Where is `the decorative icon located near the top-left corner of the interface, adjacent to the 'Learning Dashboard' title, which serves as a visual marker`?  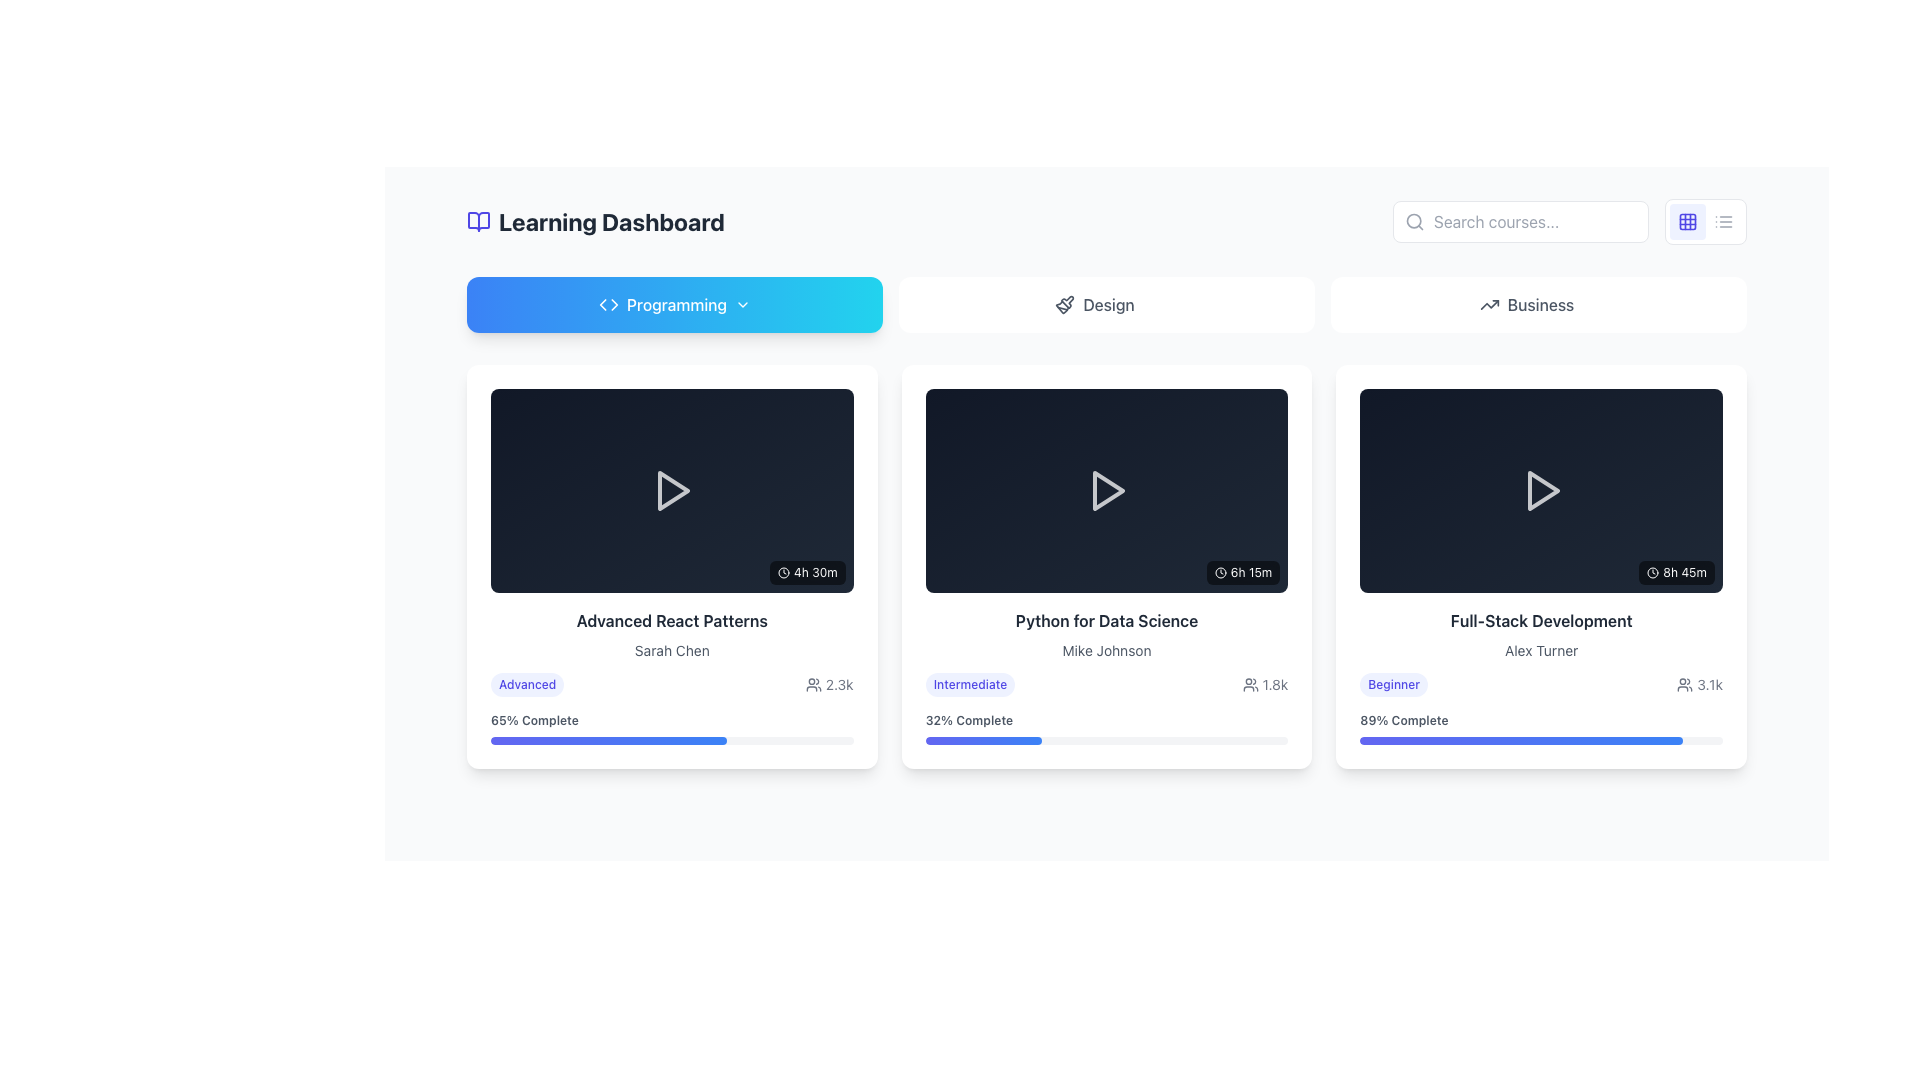 the decorative icon located near the top-left corner of the interface, adjacent to the 'Learning Dashboard' title, which serves as a visual marker is located at coordinates (478, 222).